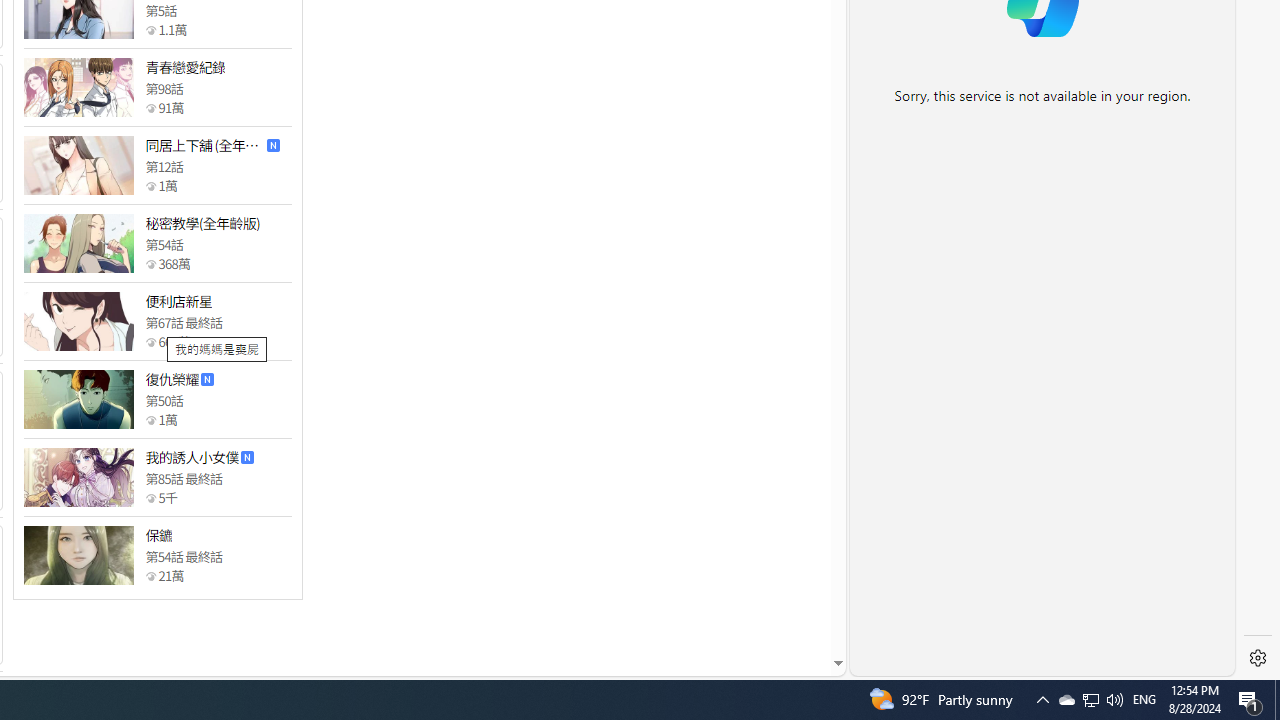 Image resolution: width=1280 pixels, height=720 pixels. Describe the element at coordinates (78, 555) in the screenshot. I see `'Class: thumb_img'` at that location.